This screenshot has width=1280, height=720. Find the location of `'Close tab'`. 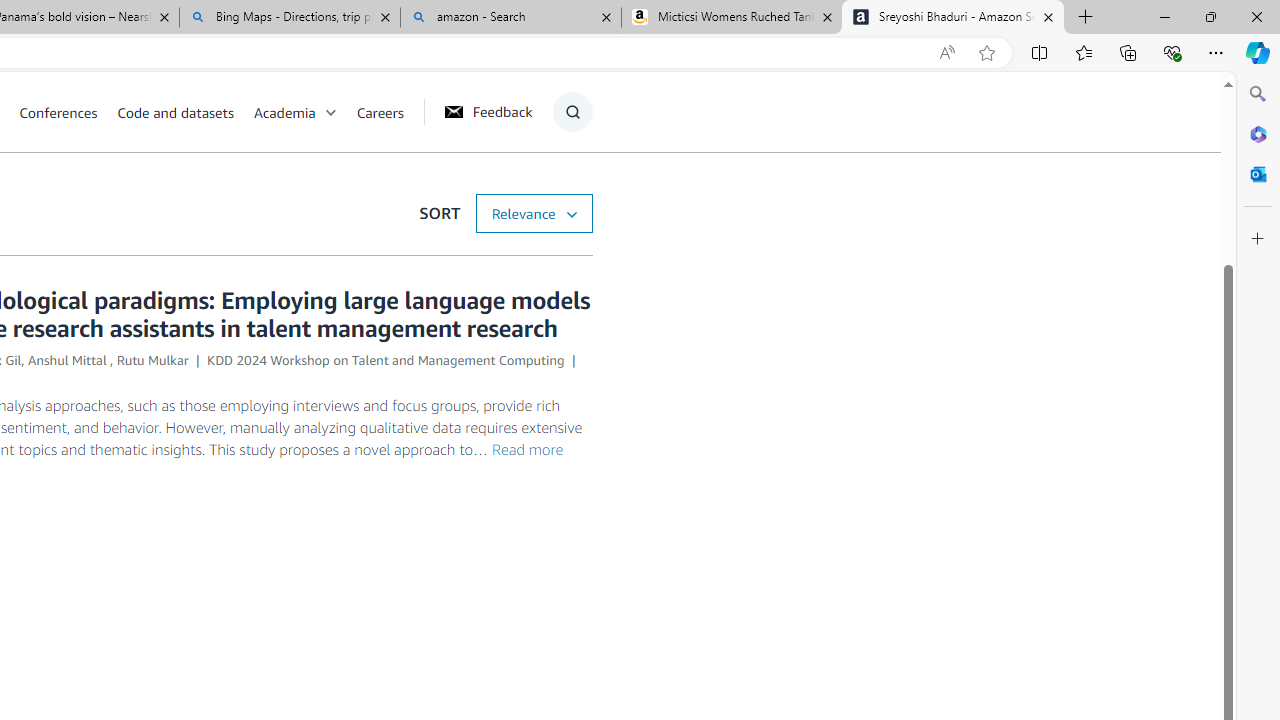

'Close tab' is located at coordinates (1047, 17).